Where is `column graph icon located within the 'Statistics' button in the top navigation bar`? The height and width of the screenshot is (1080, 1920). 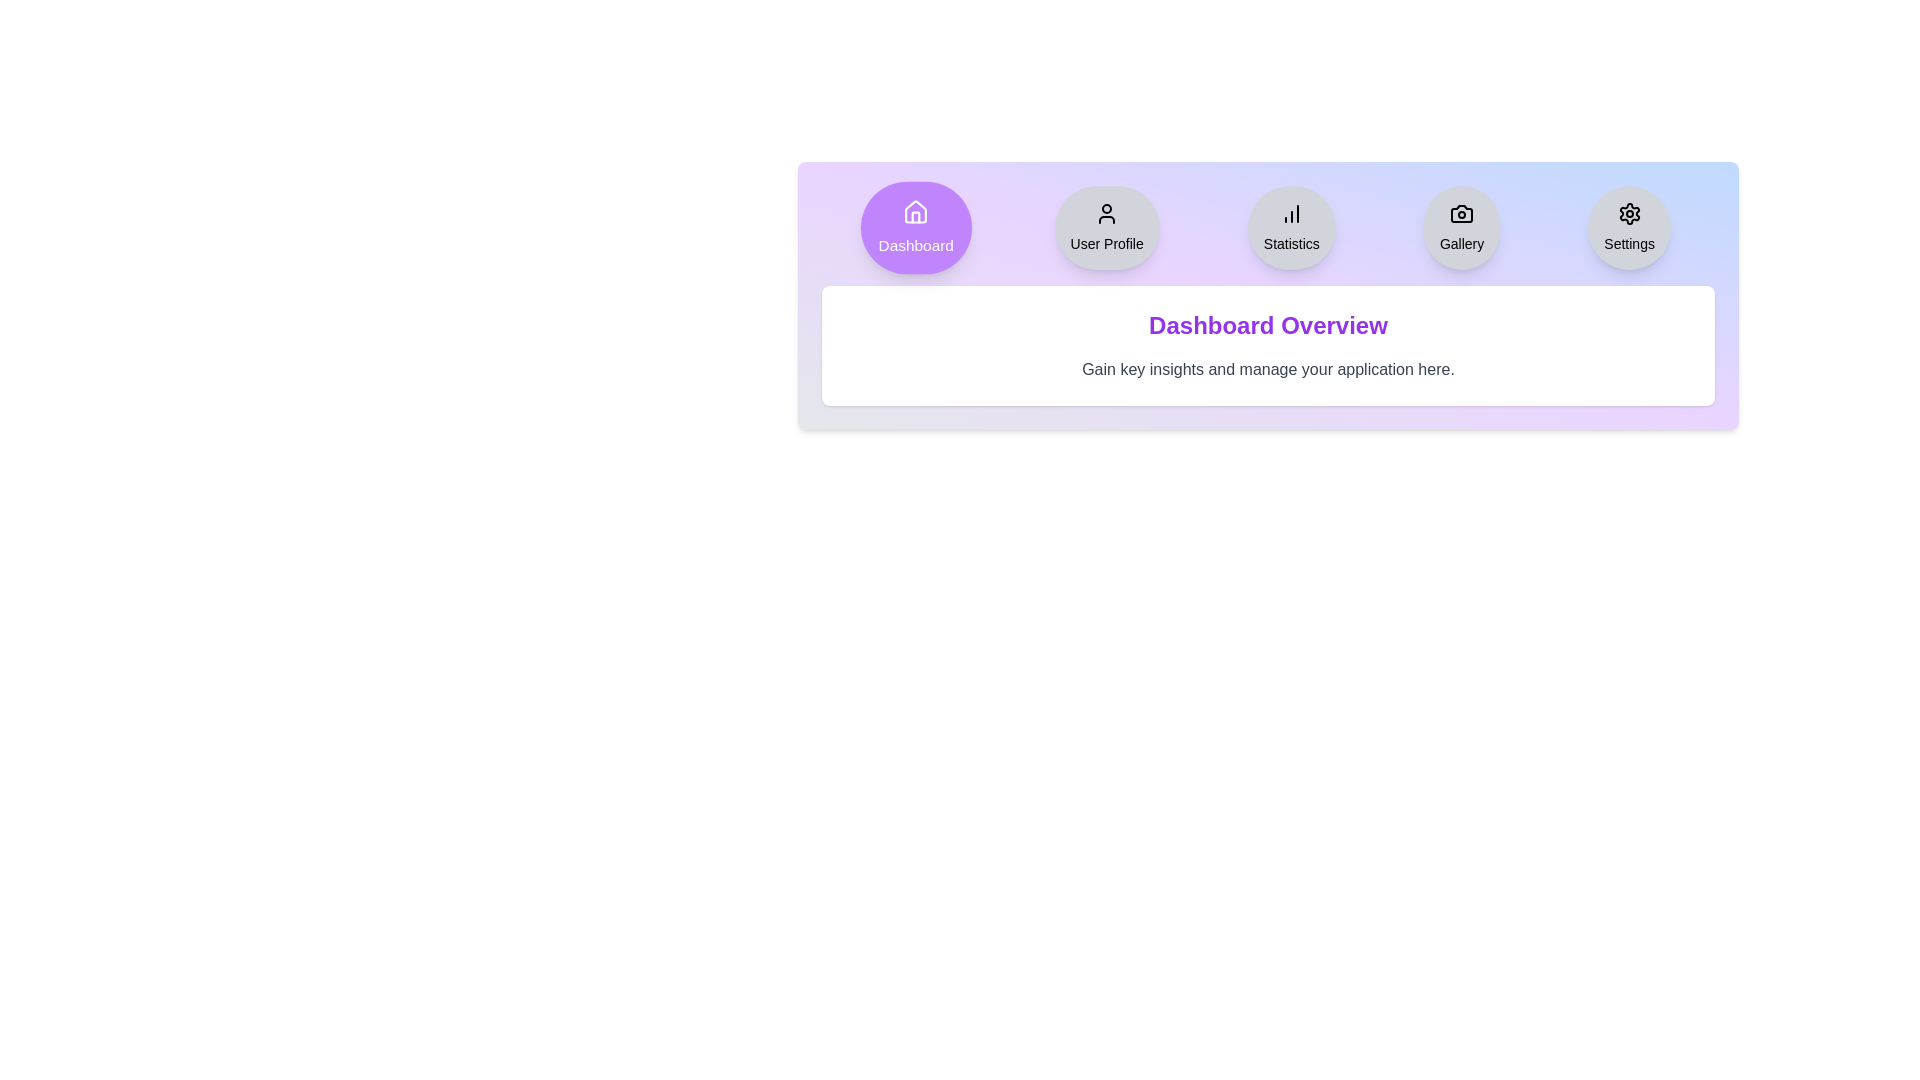 column graph icon located within the 'Statistics' button in the top navigation bar is located at coordinates (1291, 213).